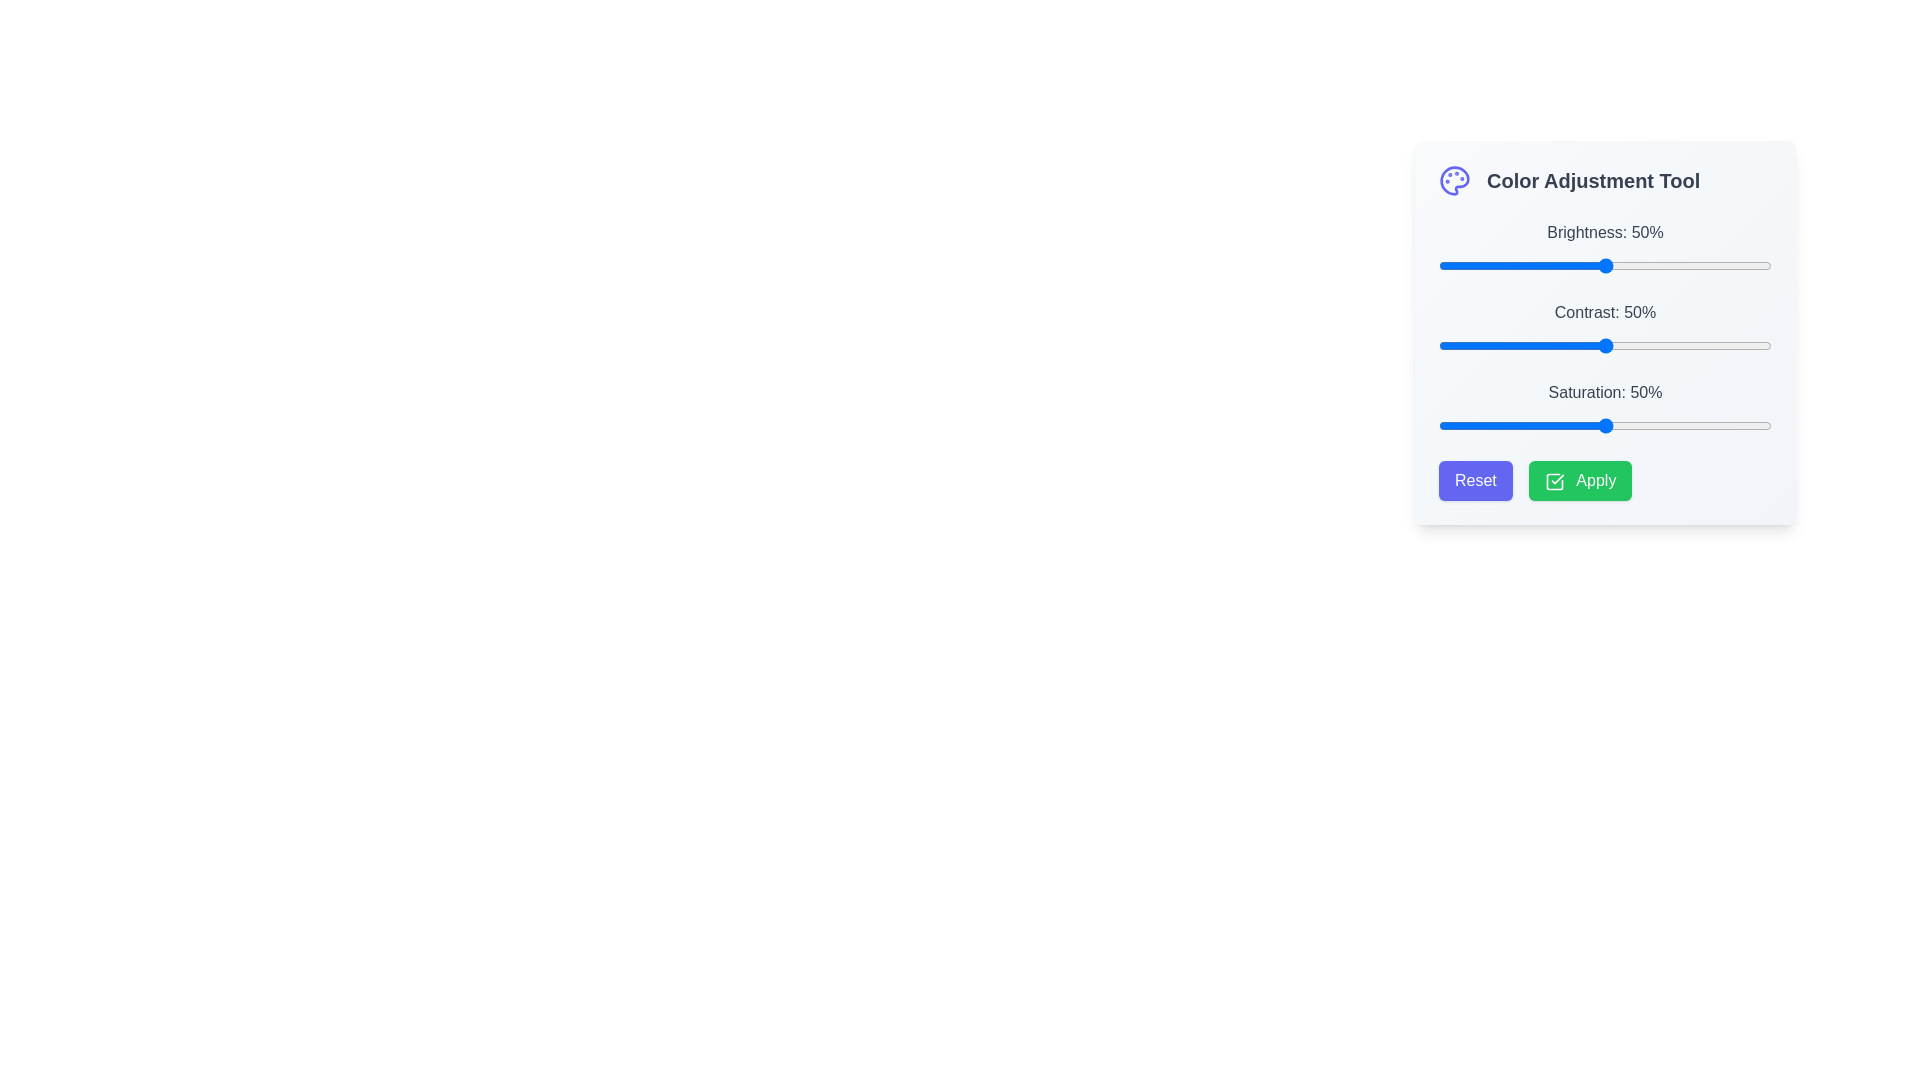 The height and width of the screenshot is (1080, 1920). Describe the element at coordinates (1605, 424) in the screenshot. I see `the thumb of the saturation slider, located beneath the label 'Saturation: 50%'` at that location.